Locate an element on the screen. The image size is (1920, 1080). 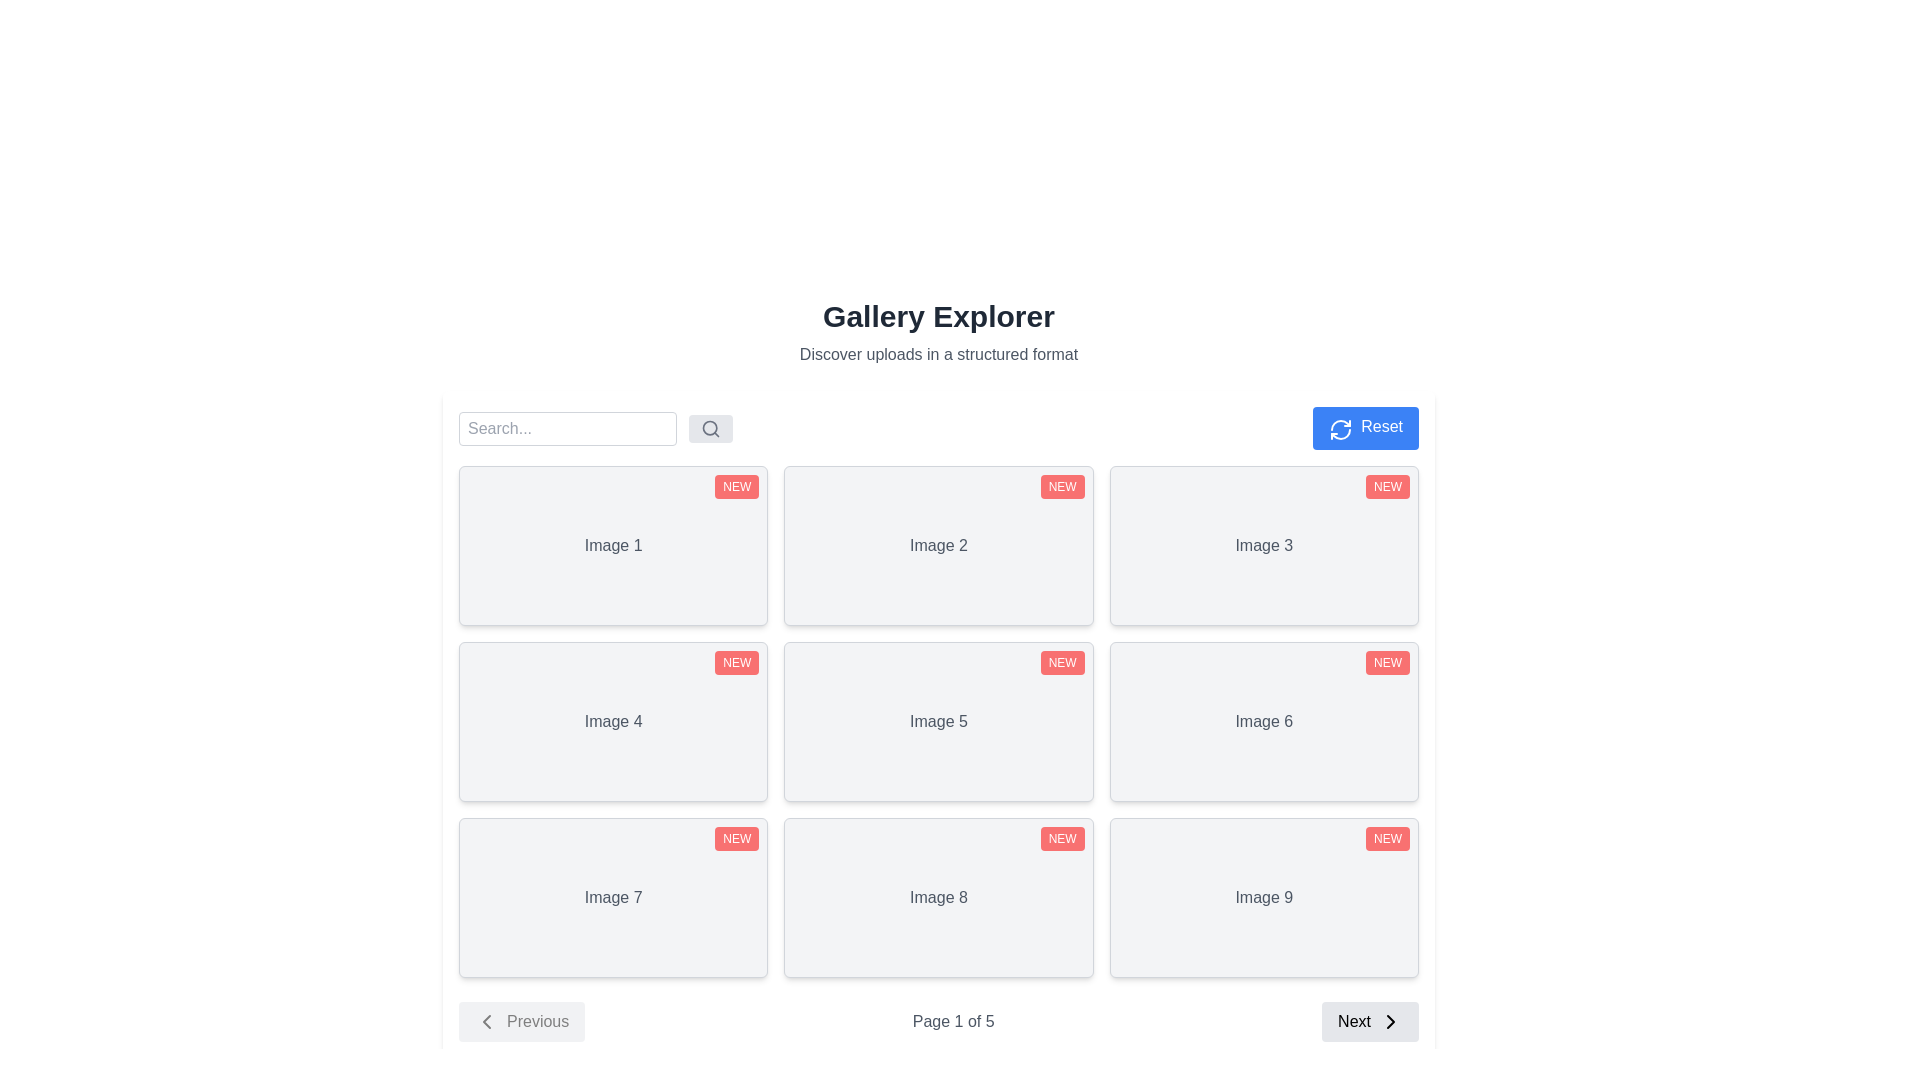
the fourth tile or card component in the gallery interface, which displays 'Image 4' and has a 'NEW' badge is located at coordinates (612, 721).